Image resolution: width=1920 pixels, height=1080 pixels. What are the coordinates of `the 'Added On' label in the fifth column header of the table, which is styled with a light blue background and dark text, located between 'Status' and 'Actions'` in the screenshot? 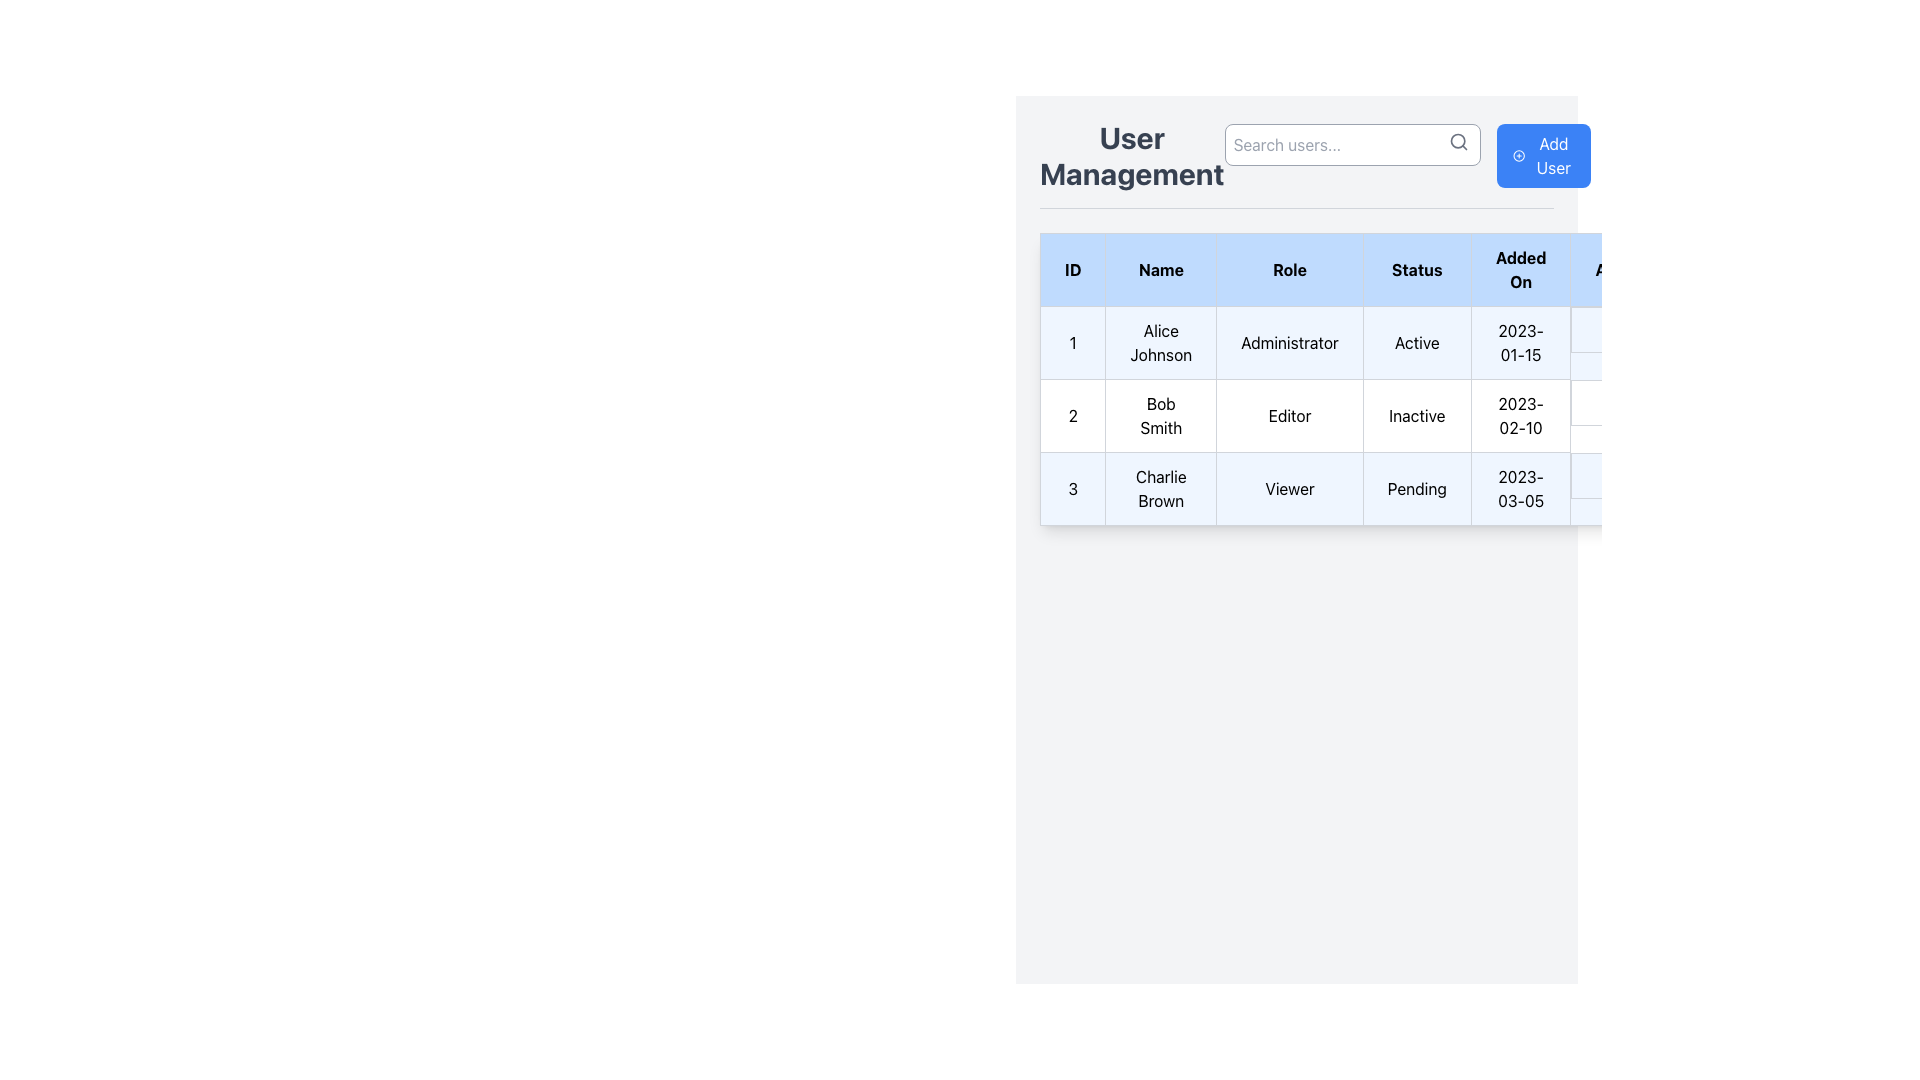 It's located at (1520, 270).